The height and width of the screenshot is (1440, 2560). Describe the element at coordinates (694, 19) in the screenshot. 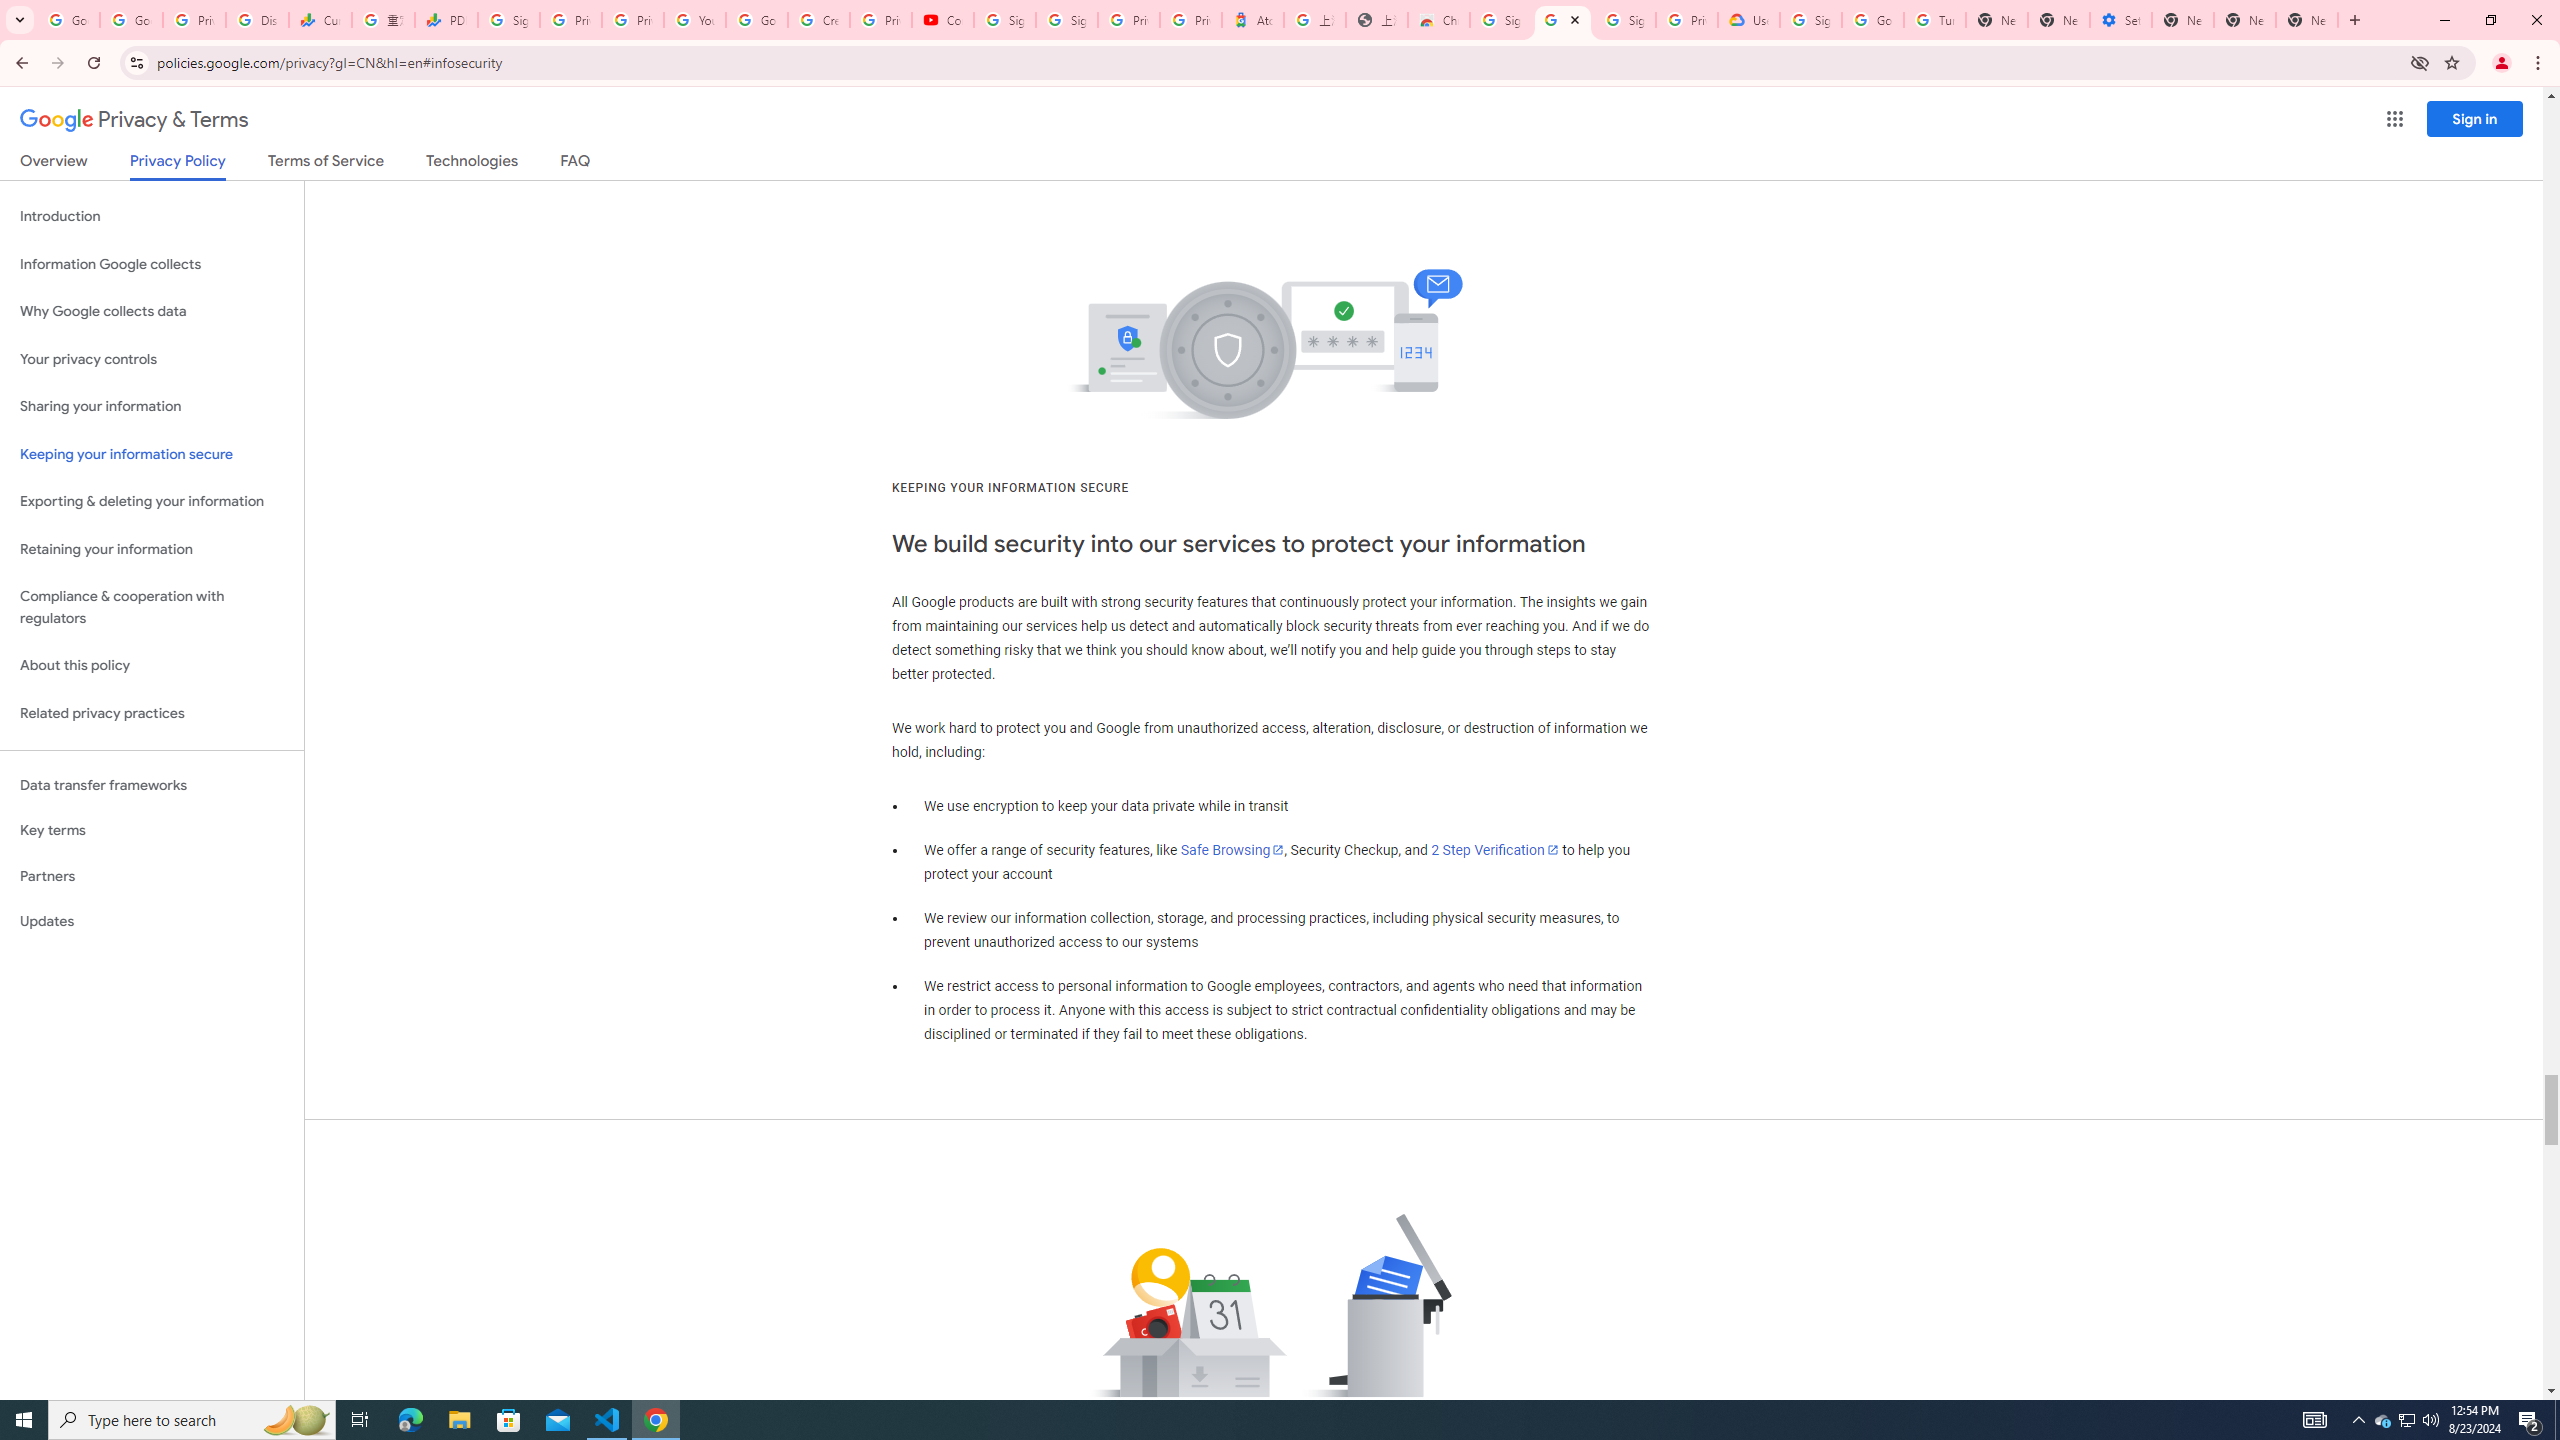

I see `'YouTube'` at that location.